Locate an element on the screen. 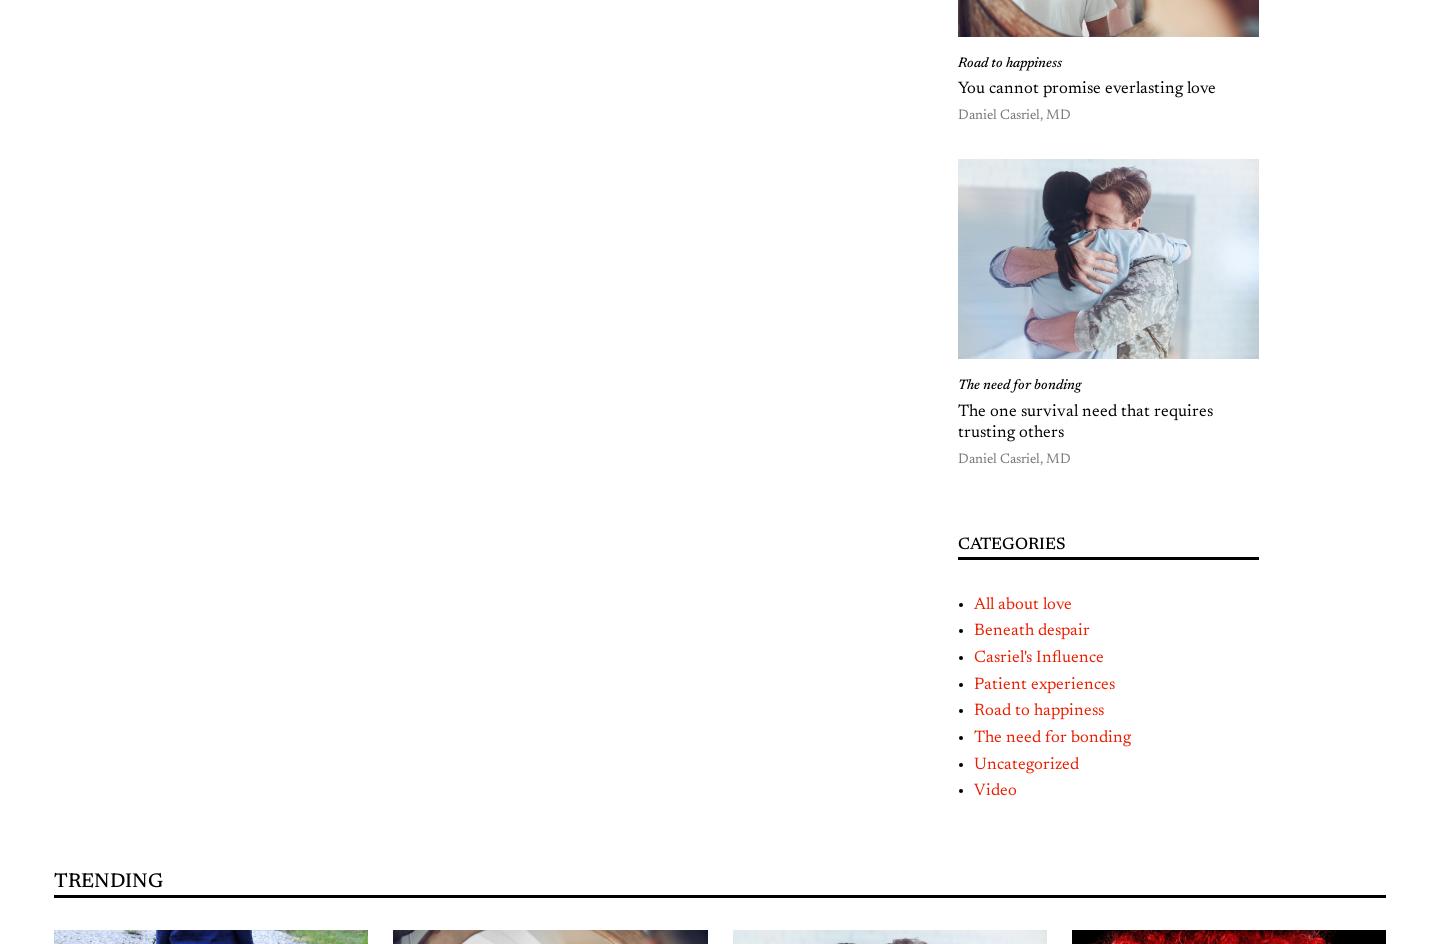  'All about love' is located at coordinates (1022, 603).